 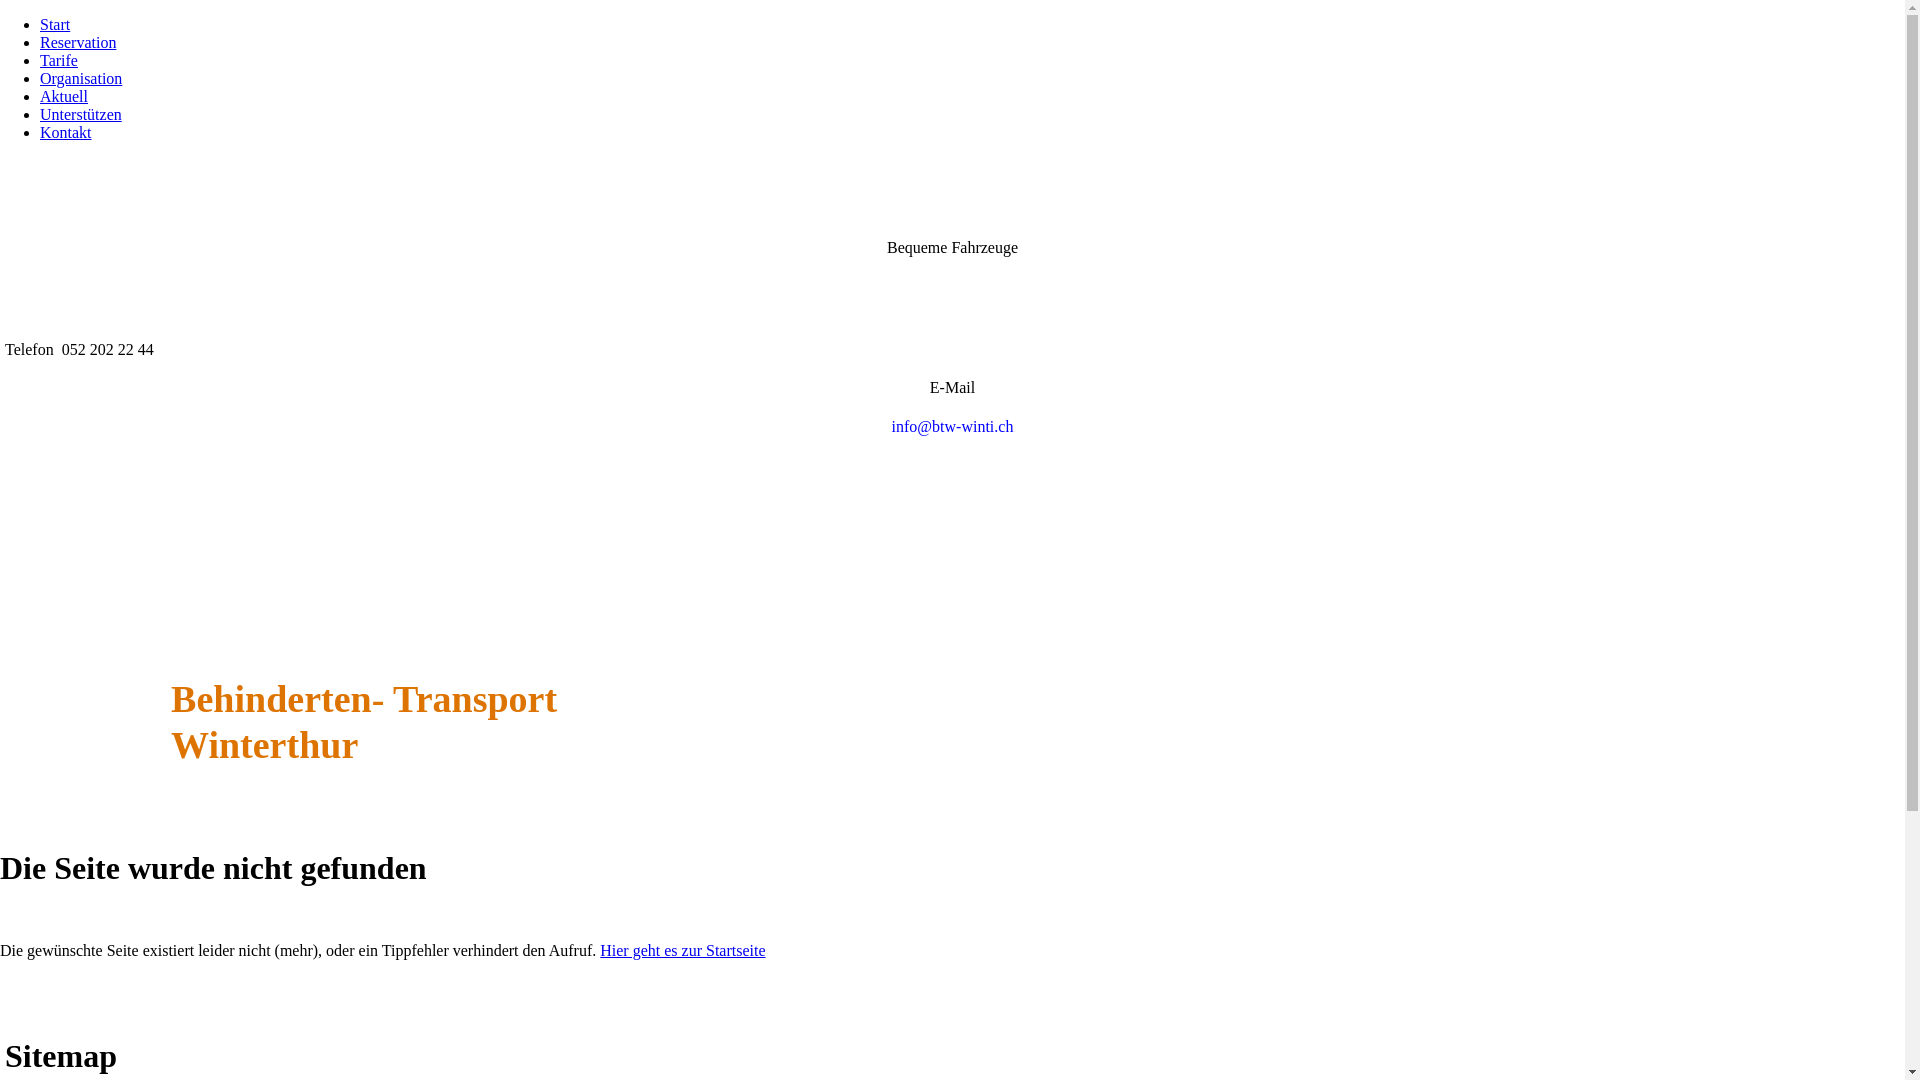 What do you see at coordinates (77, 42) in the screenshot?
I see `'Reservation'` at bounding box center [77, 42].